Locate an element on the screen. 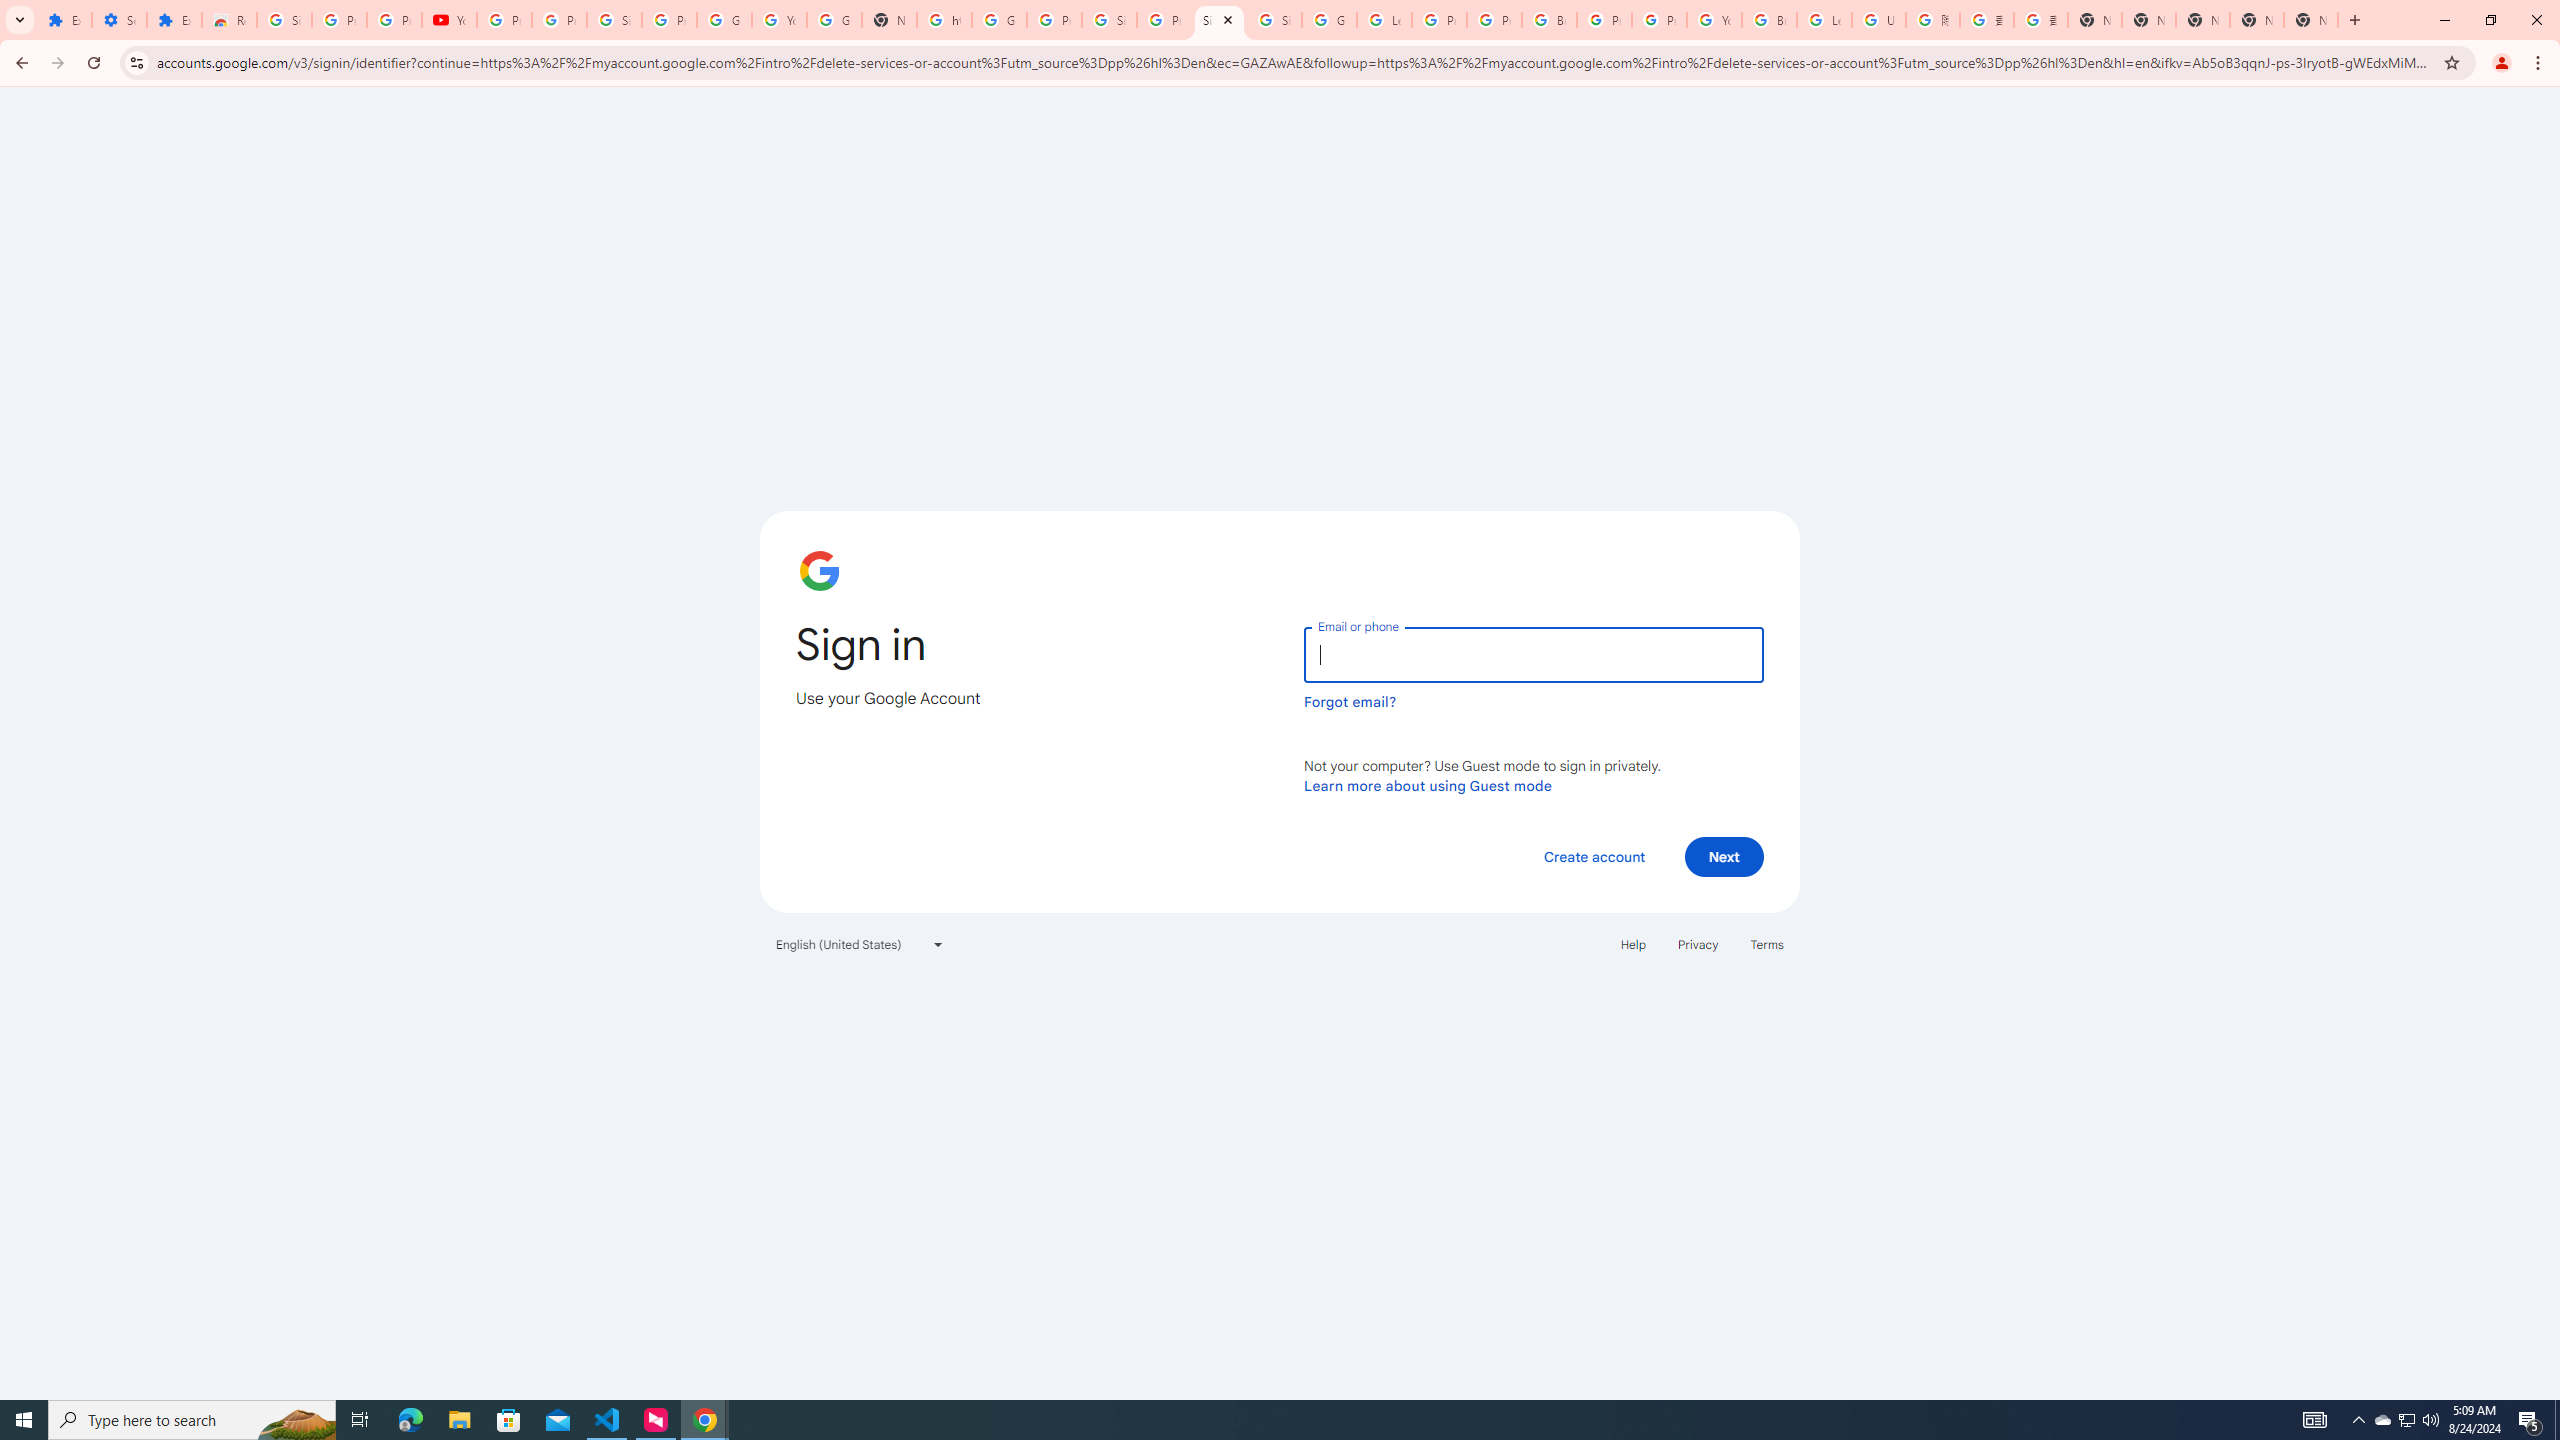  'Email or phone' is located at coordinates (1532, 654).